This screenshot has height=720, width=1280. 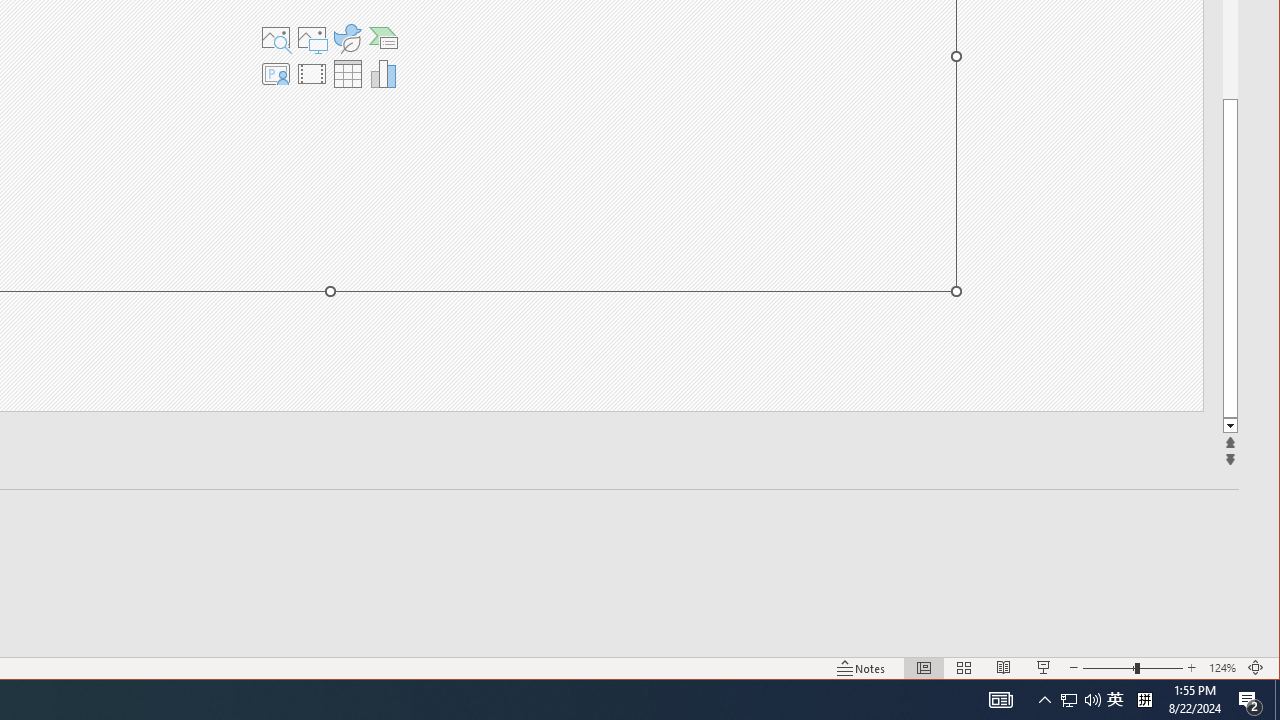 What do you see at coordinates (310, 38) in the screenshot?
I see `'Pictures'` at bounding box center [310, 38].